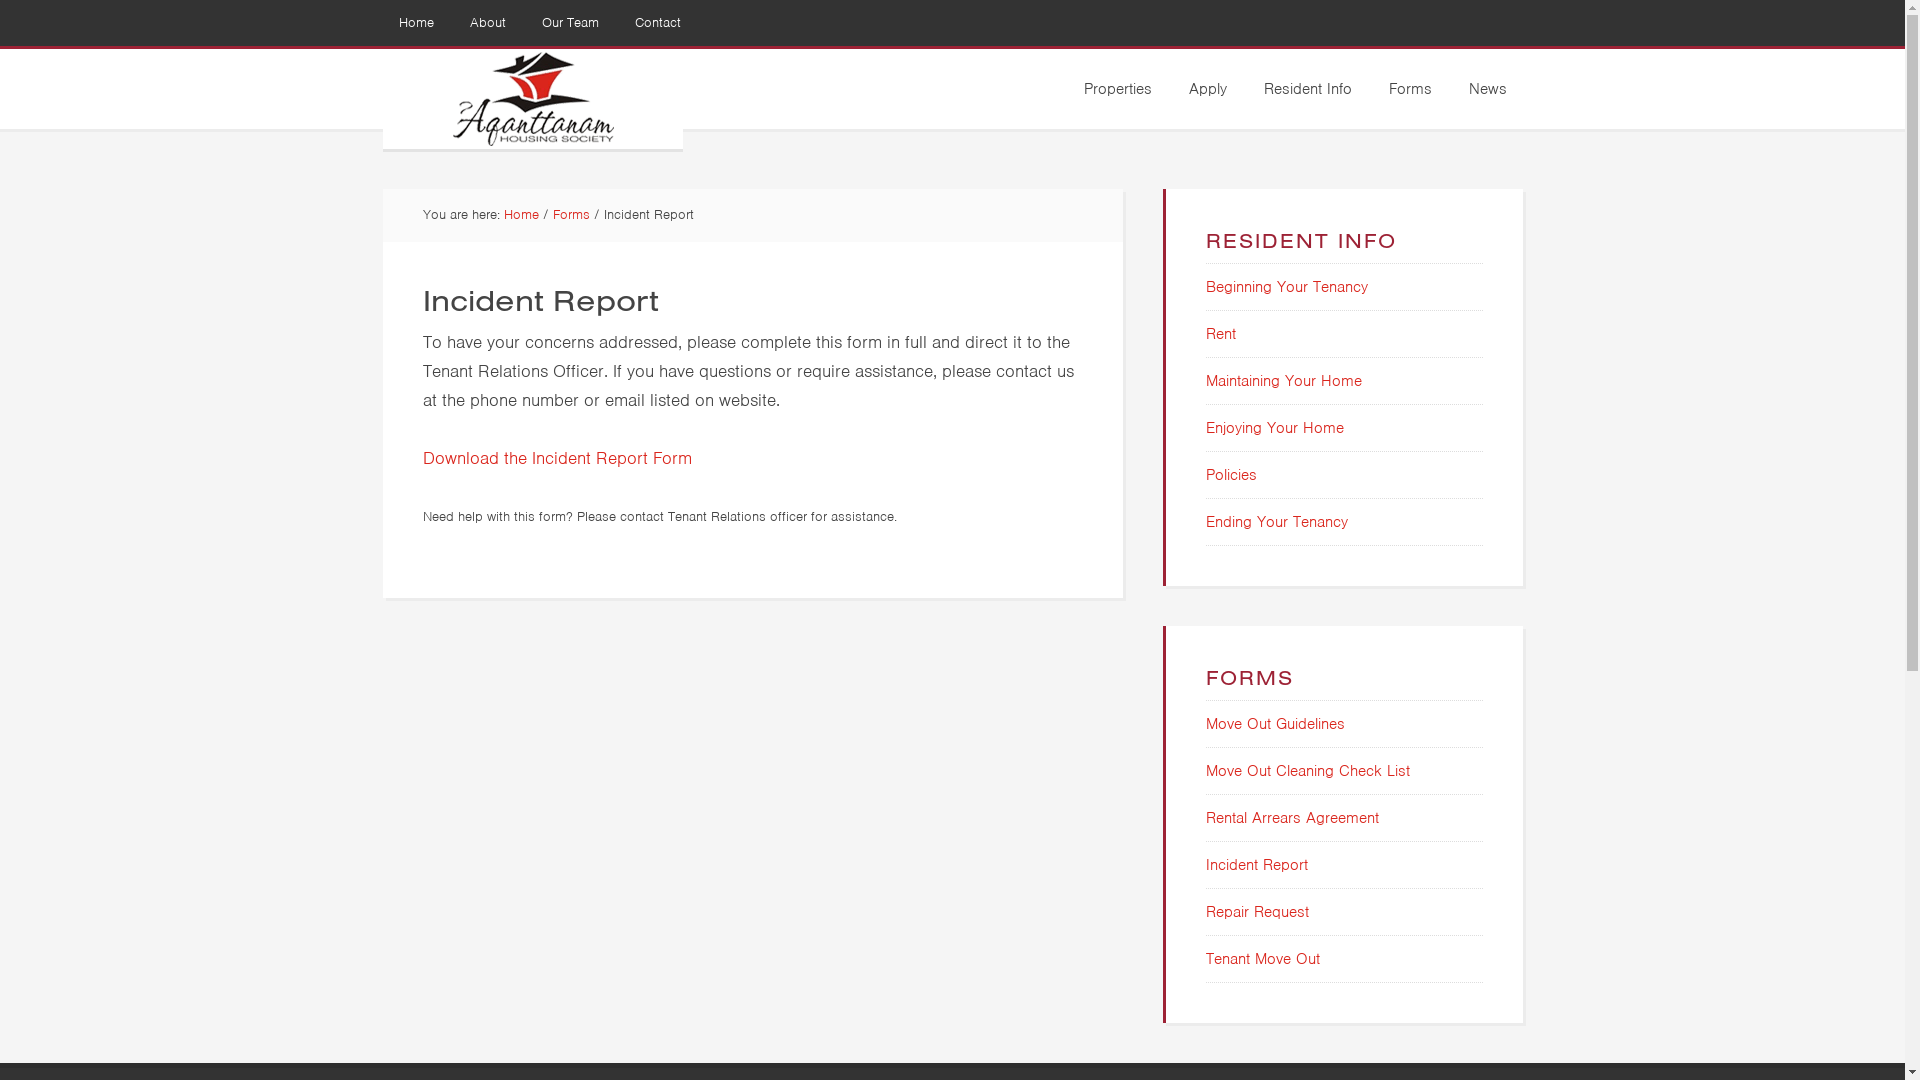 Image resolution: width=1920 pixels, height=1080 pixels. Describe the element at coordinates (1256, 911) in the screenshot. I see `'Repair Request'` at that location.